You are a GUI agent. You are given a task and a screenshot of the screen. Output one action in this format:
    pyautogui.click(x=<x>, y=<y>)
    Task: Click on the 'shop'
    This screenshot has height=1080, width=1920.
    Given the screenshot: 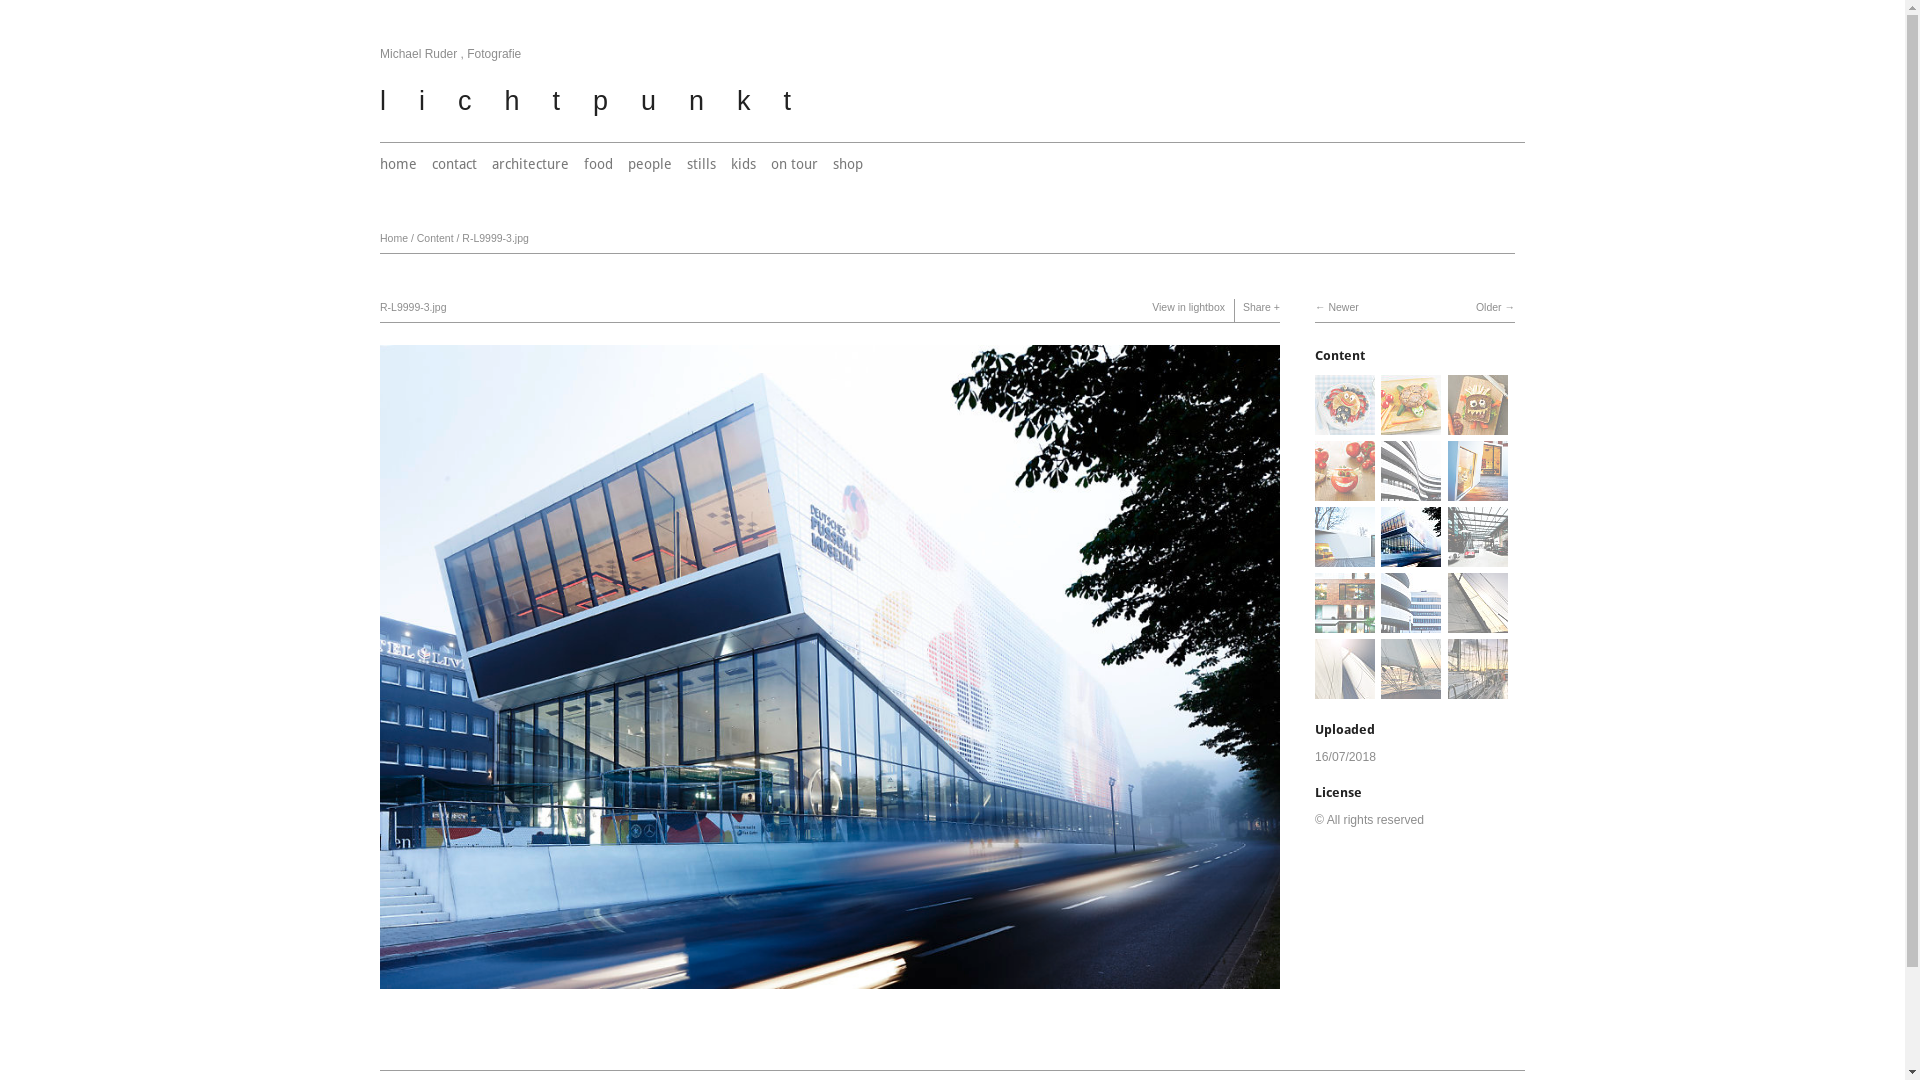 What is the action you would take?
    pyautogui.click(x=848, y=163)
    